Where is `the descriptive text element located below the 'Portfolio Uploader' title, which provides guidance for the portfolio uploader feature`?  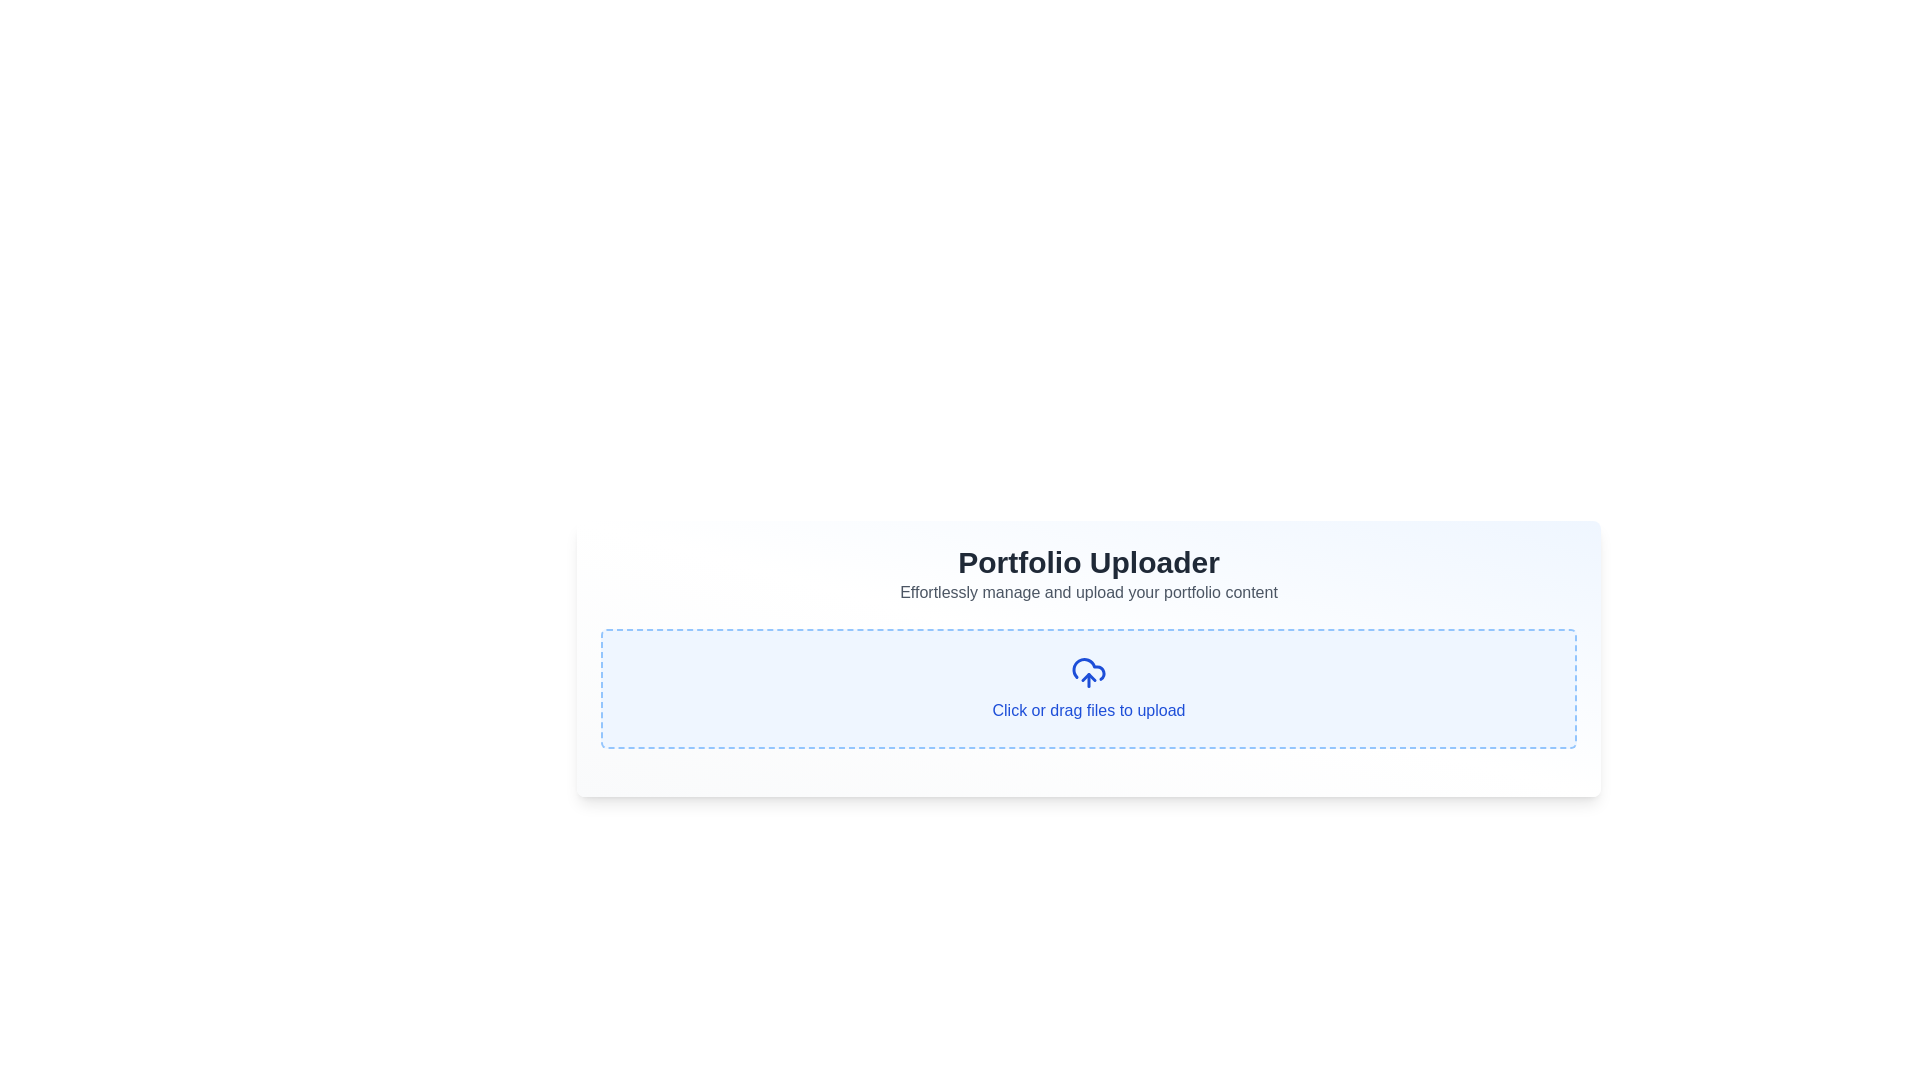 the descriptive text element located below the 'Portfolio Uploader' title, which provides guidance for the portfolio uploader feature is located at coordinates (1088, 592).